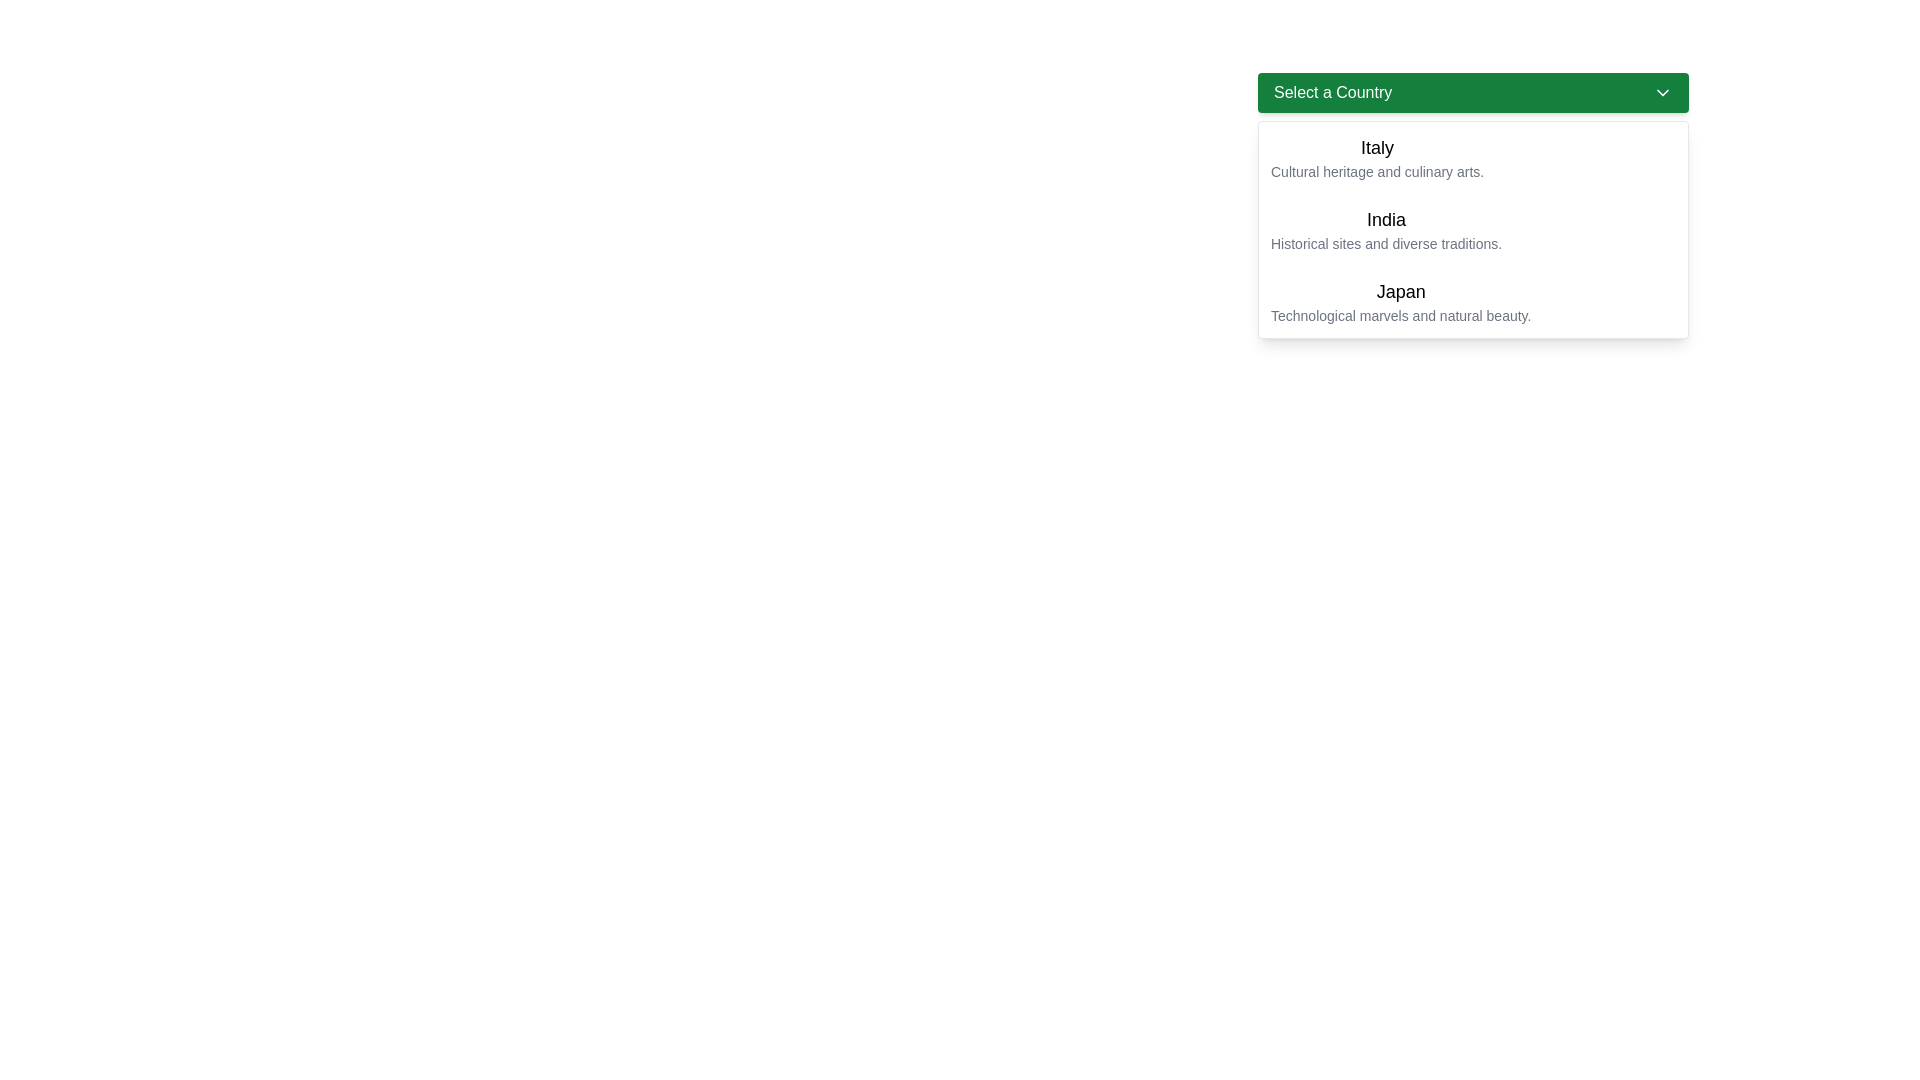  I want to click on the third selectable item in the 'Select a Country' dropdown menu labeled 'Japan', so click(1400, 301).